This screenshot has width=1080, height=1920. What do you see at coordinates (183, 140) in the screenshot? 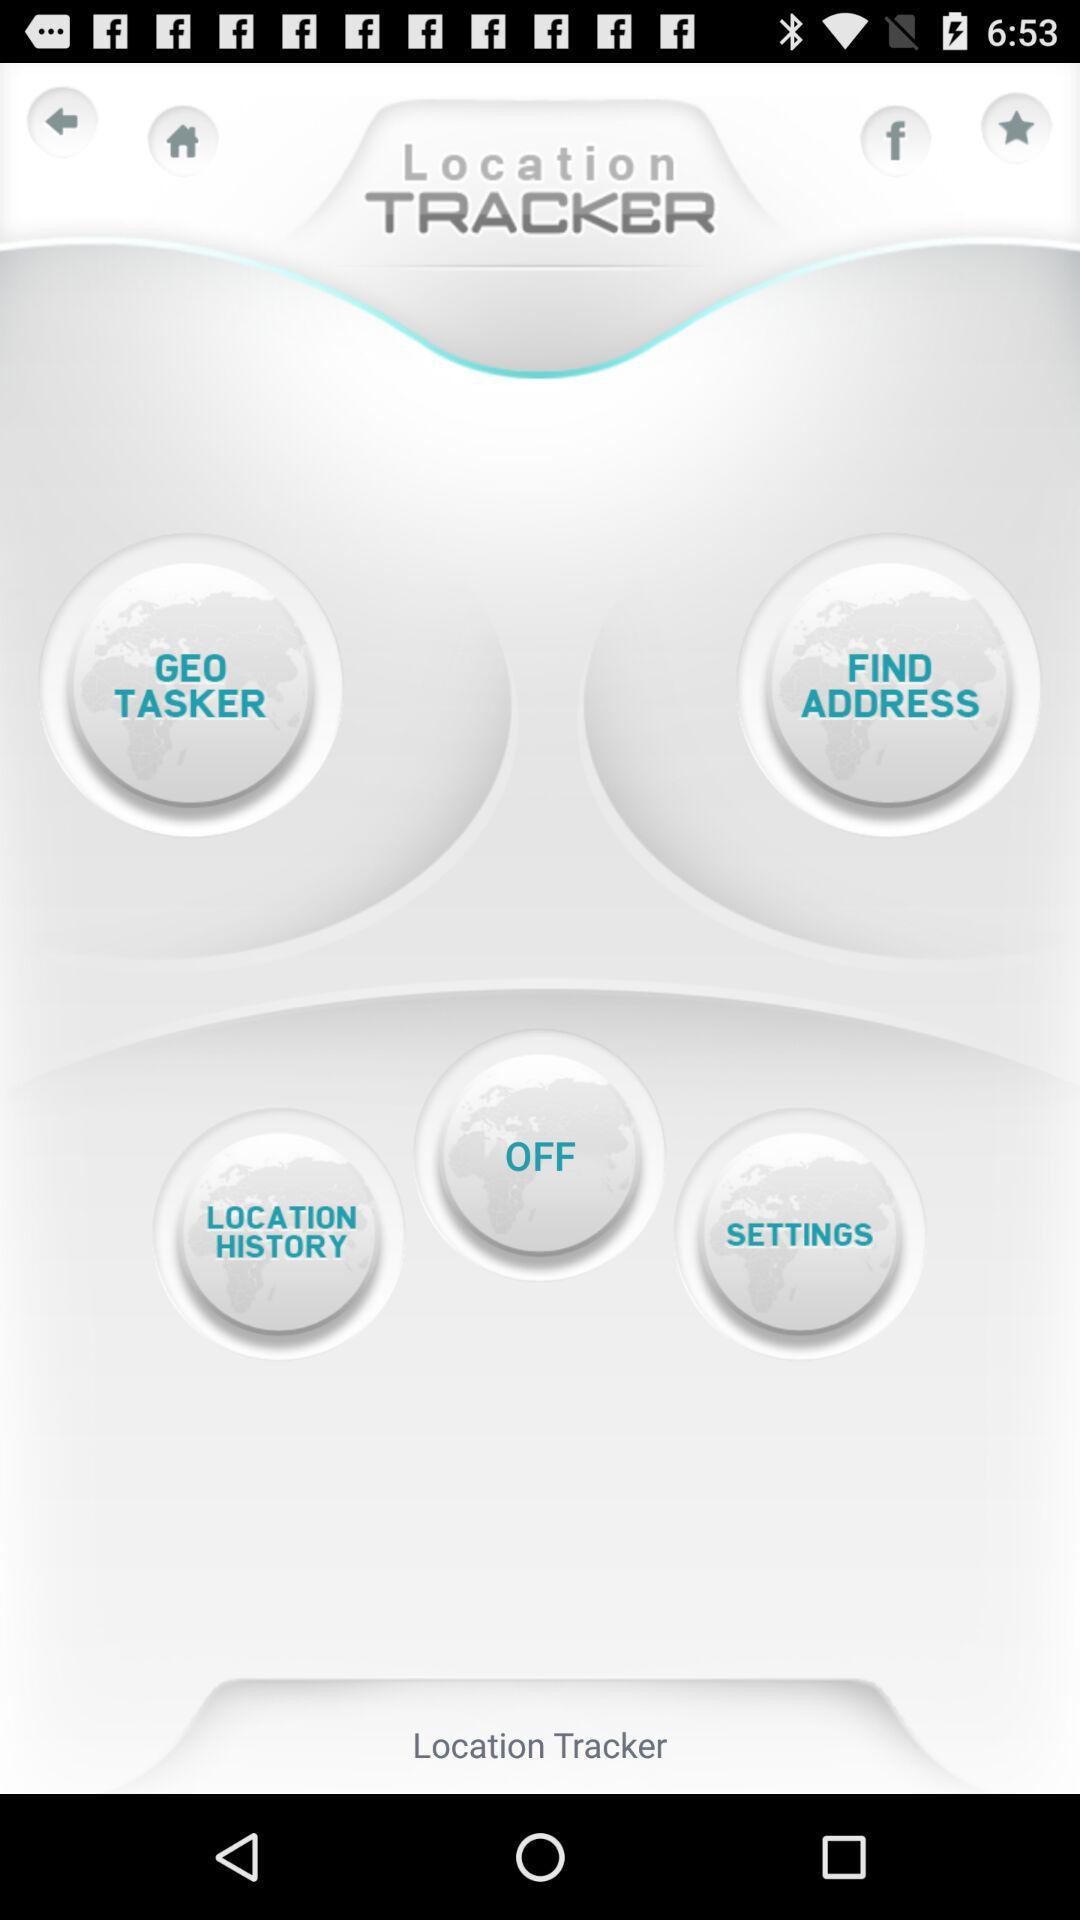
I see `home` at bounding box center [183, 140].